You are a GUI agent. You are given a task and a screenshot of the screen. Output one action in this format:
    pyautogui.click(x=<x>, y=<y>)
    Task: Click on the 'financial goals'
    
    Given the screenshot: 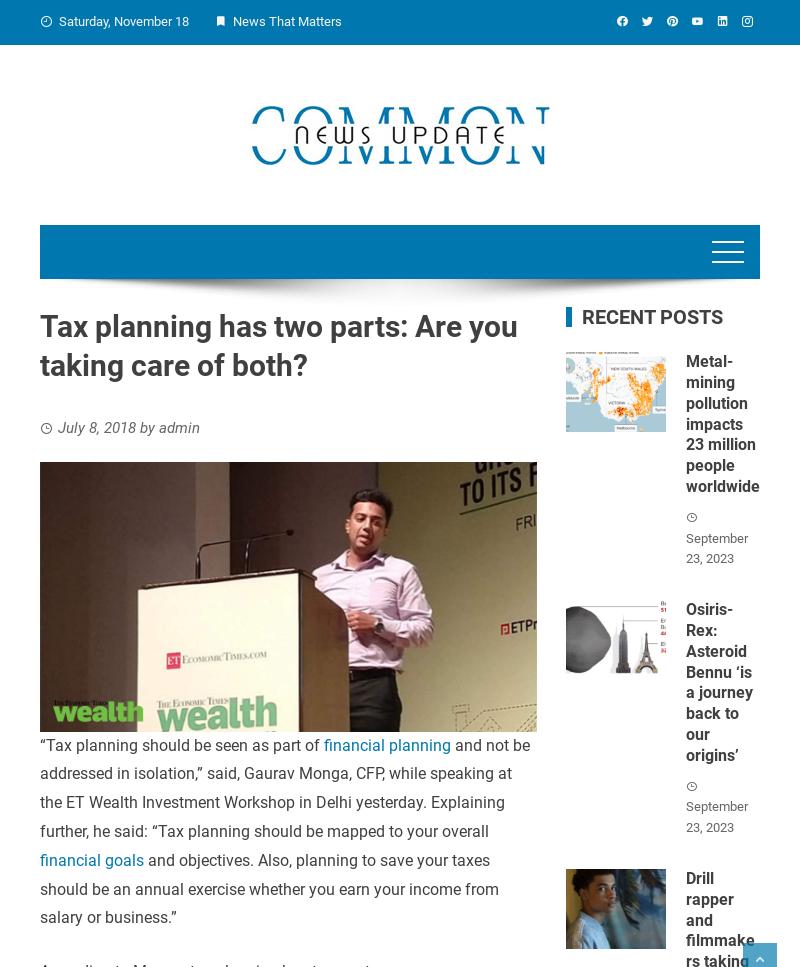 What is the action you would take?
    pyautogui.click(x=92, y=858)
    